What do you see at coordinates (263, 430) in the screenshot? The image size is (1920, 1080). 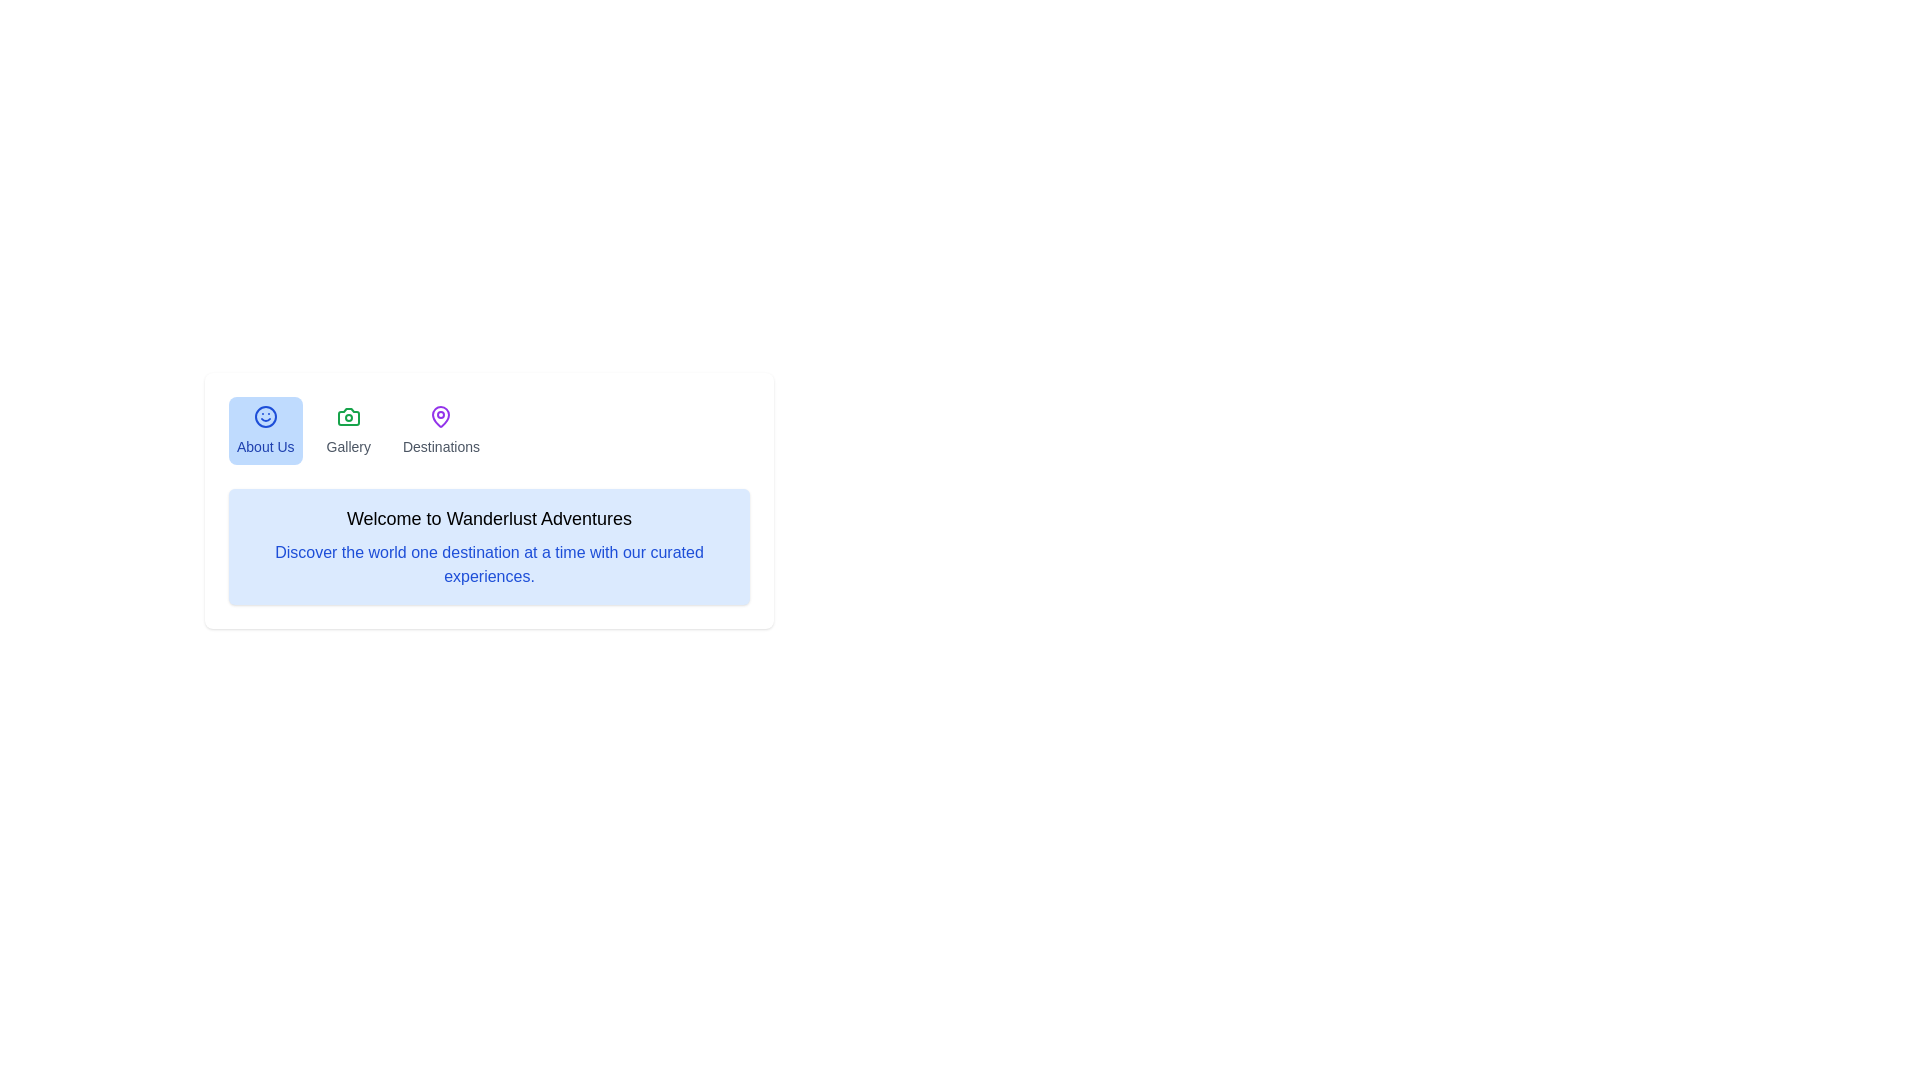 I see `the About Us tab` at bounding box center [263, 430].